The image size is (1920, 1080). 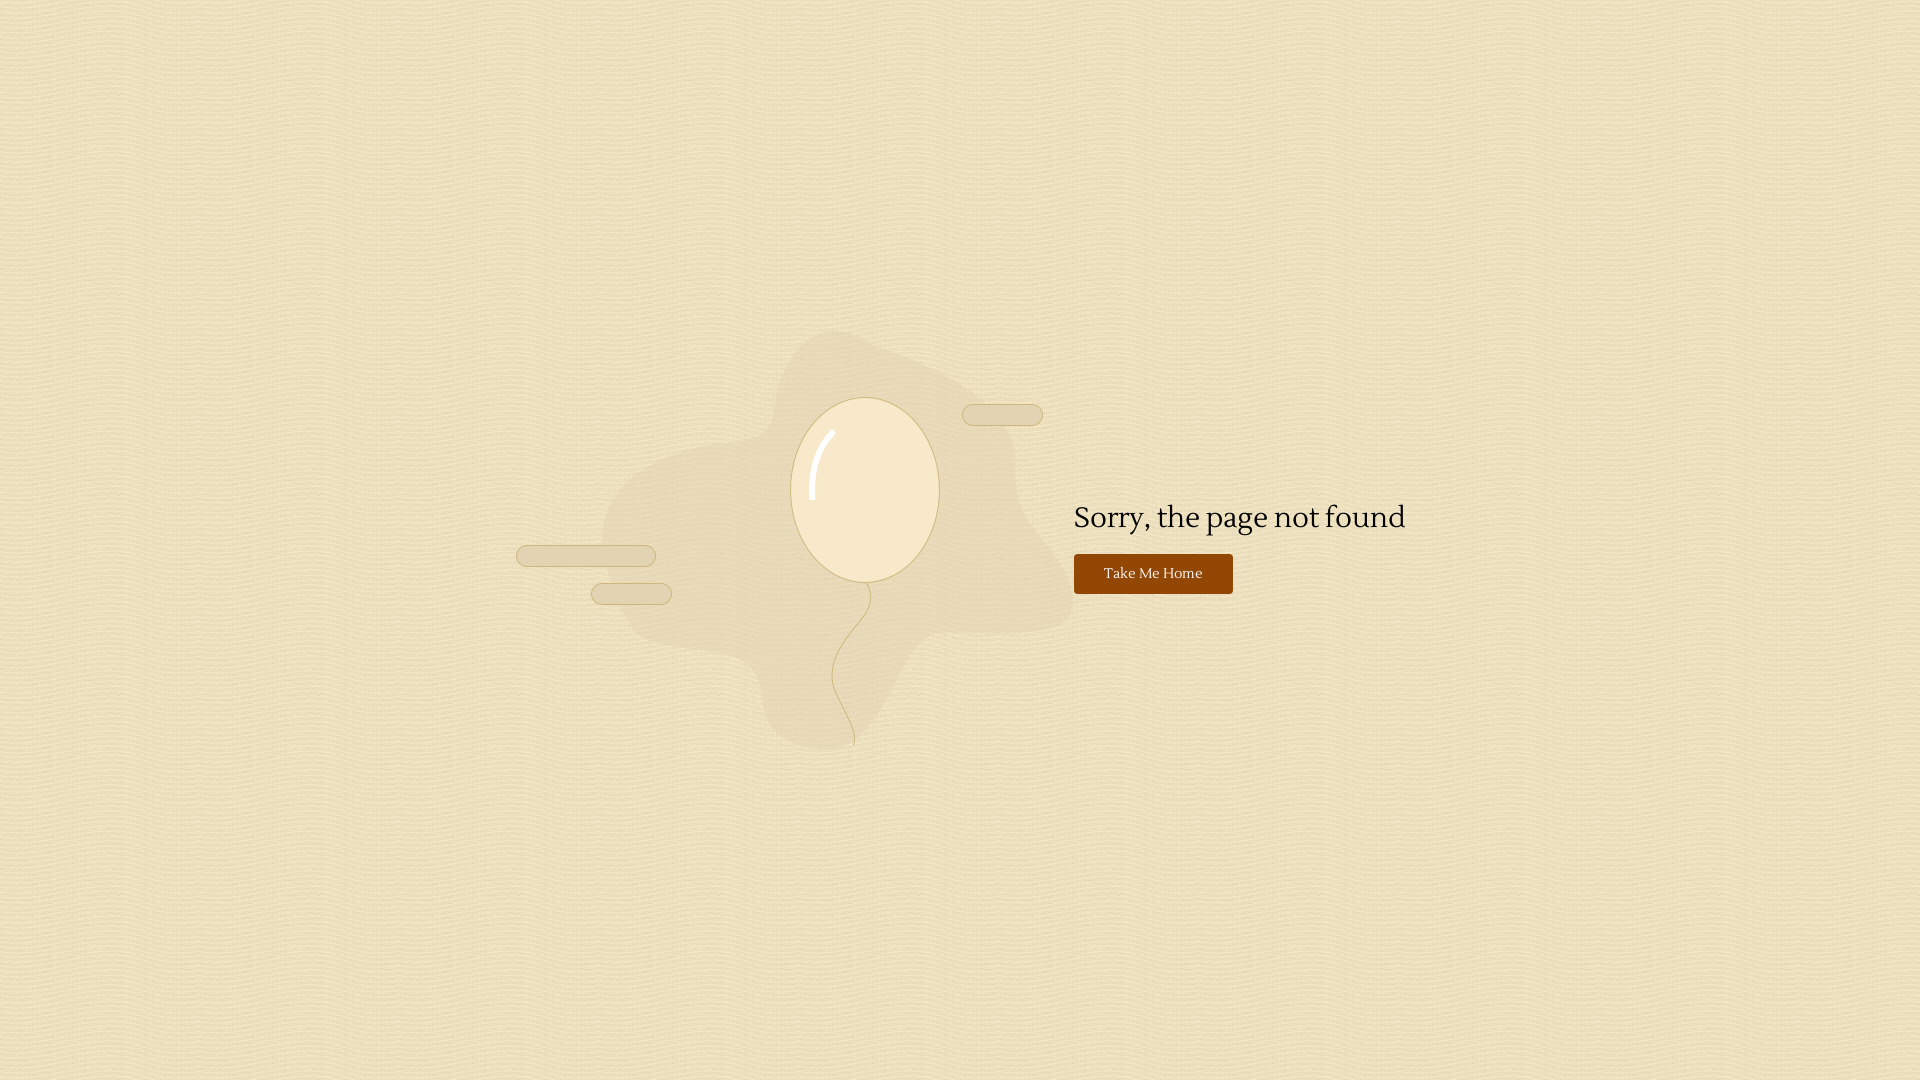 What do you see at coordinates (1153, 574) in the screenshot?
I see `'Take Me Home'` at bounding box center [1153, 574].